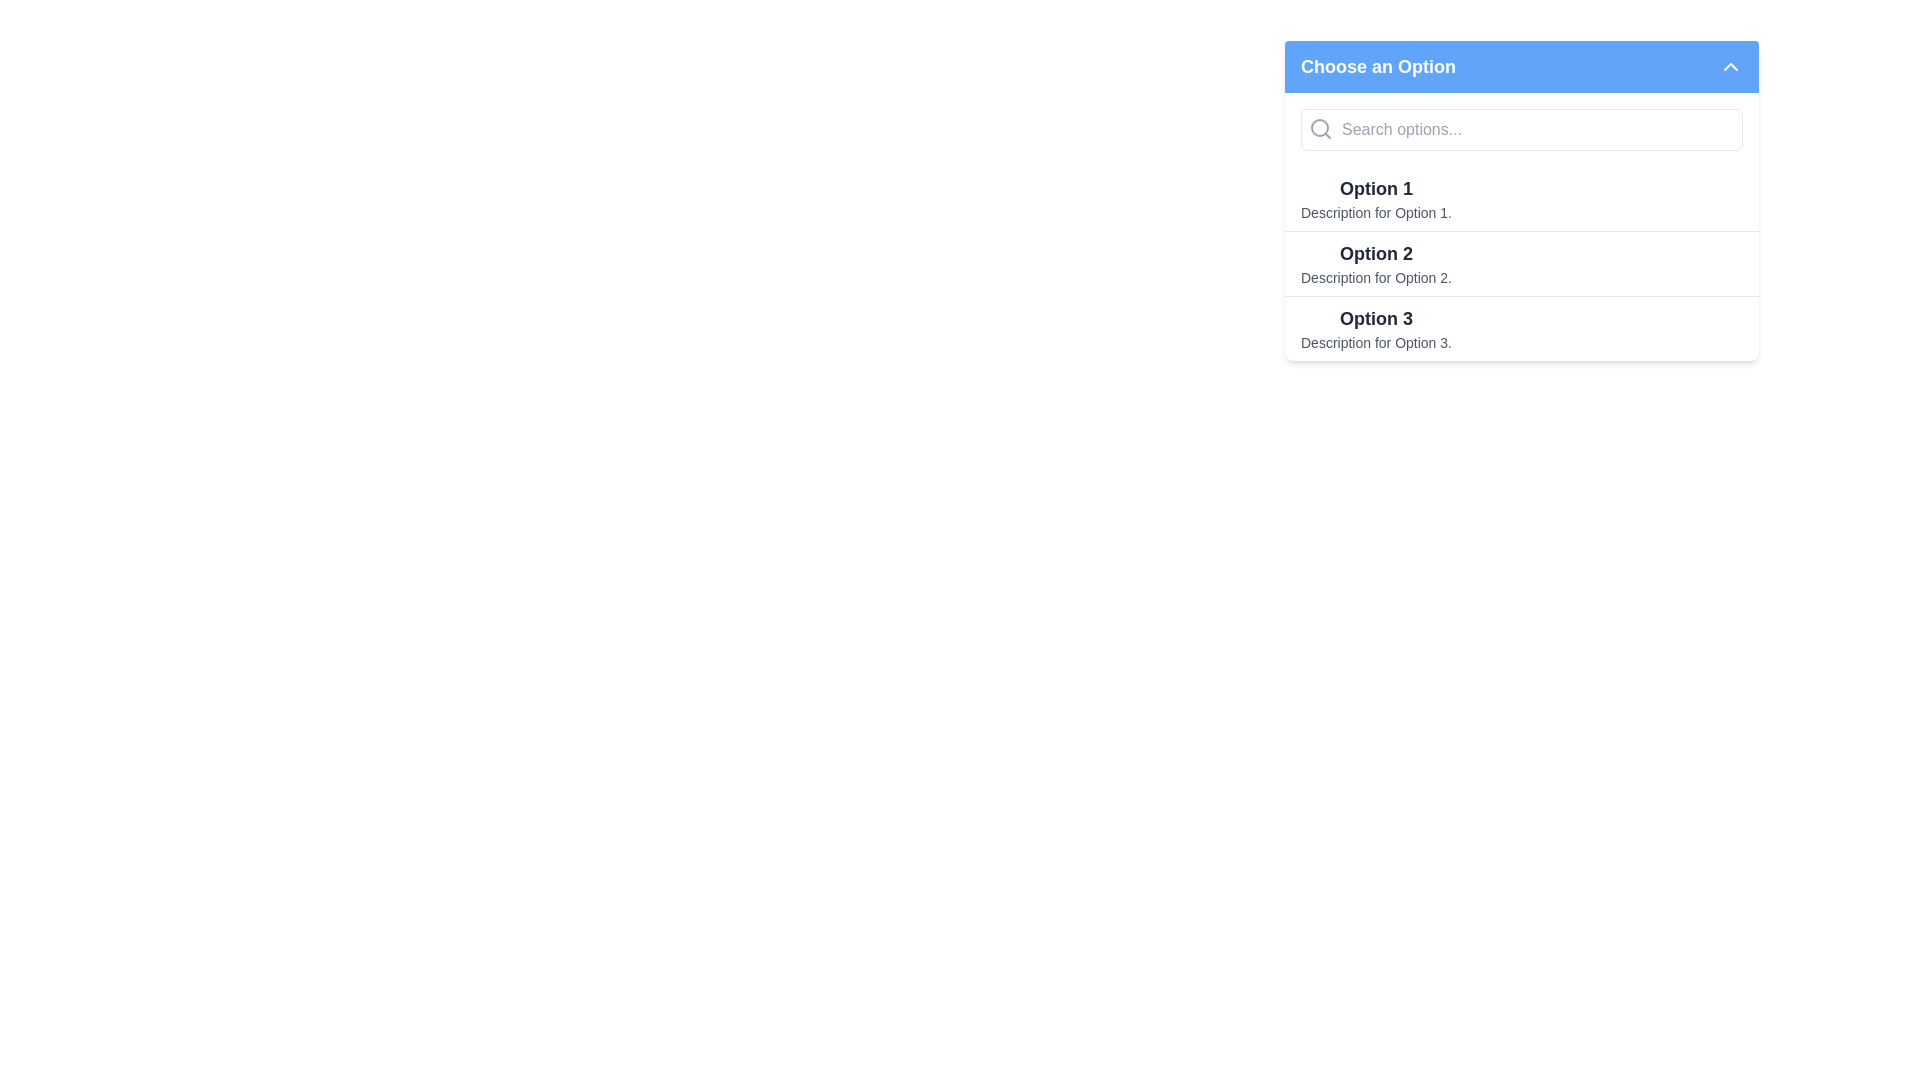 This screenshot has width=1920, height=1080. What do you see at coordinates (1375, 212) in the screenshot?
I see `the descriptive text element that provides additional information about 'Option 1' located inside the 'Choose an Option' dropdown menu` at bounding box center [1375, 212].